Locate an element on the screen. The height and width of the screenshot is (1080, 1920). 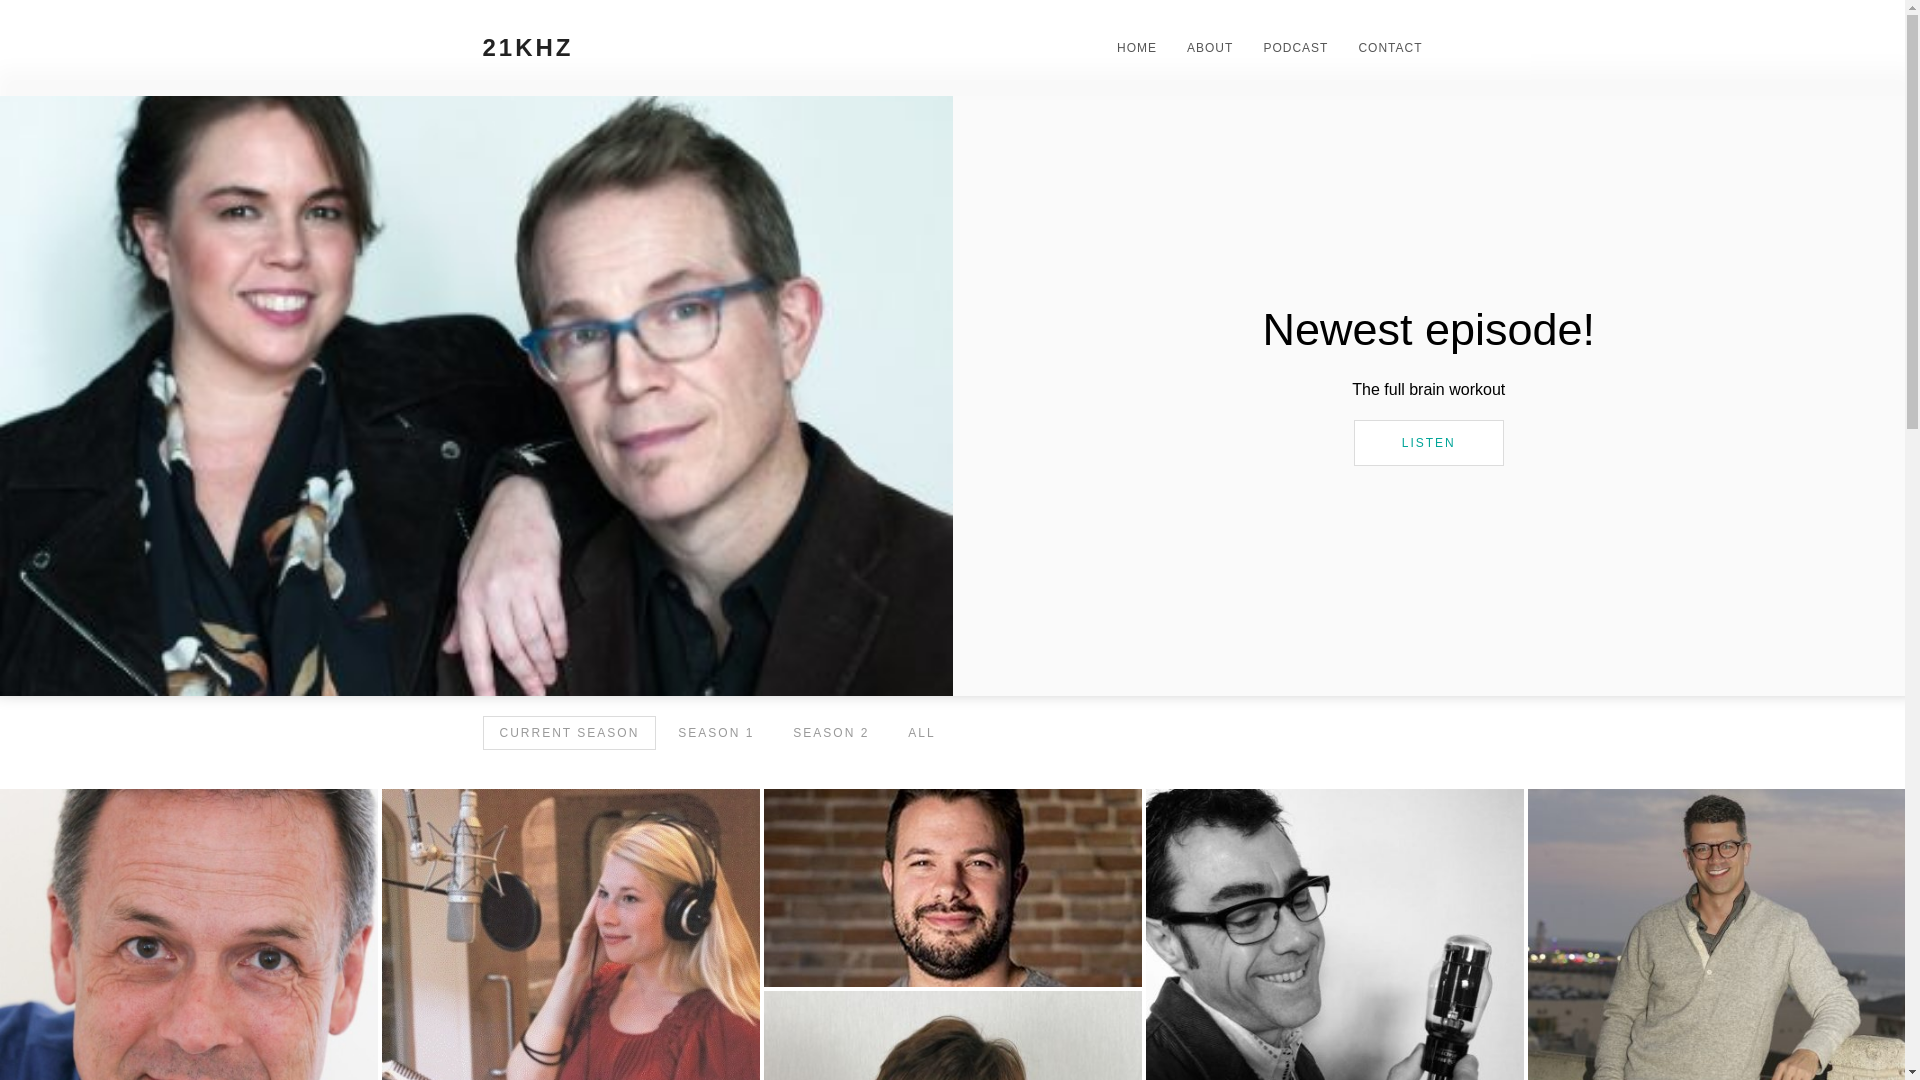
'SEASON 2' is located at coordinates (830, 732).